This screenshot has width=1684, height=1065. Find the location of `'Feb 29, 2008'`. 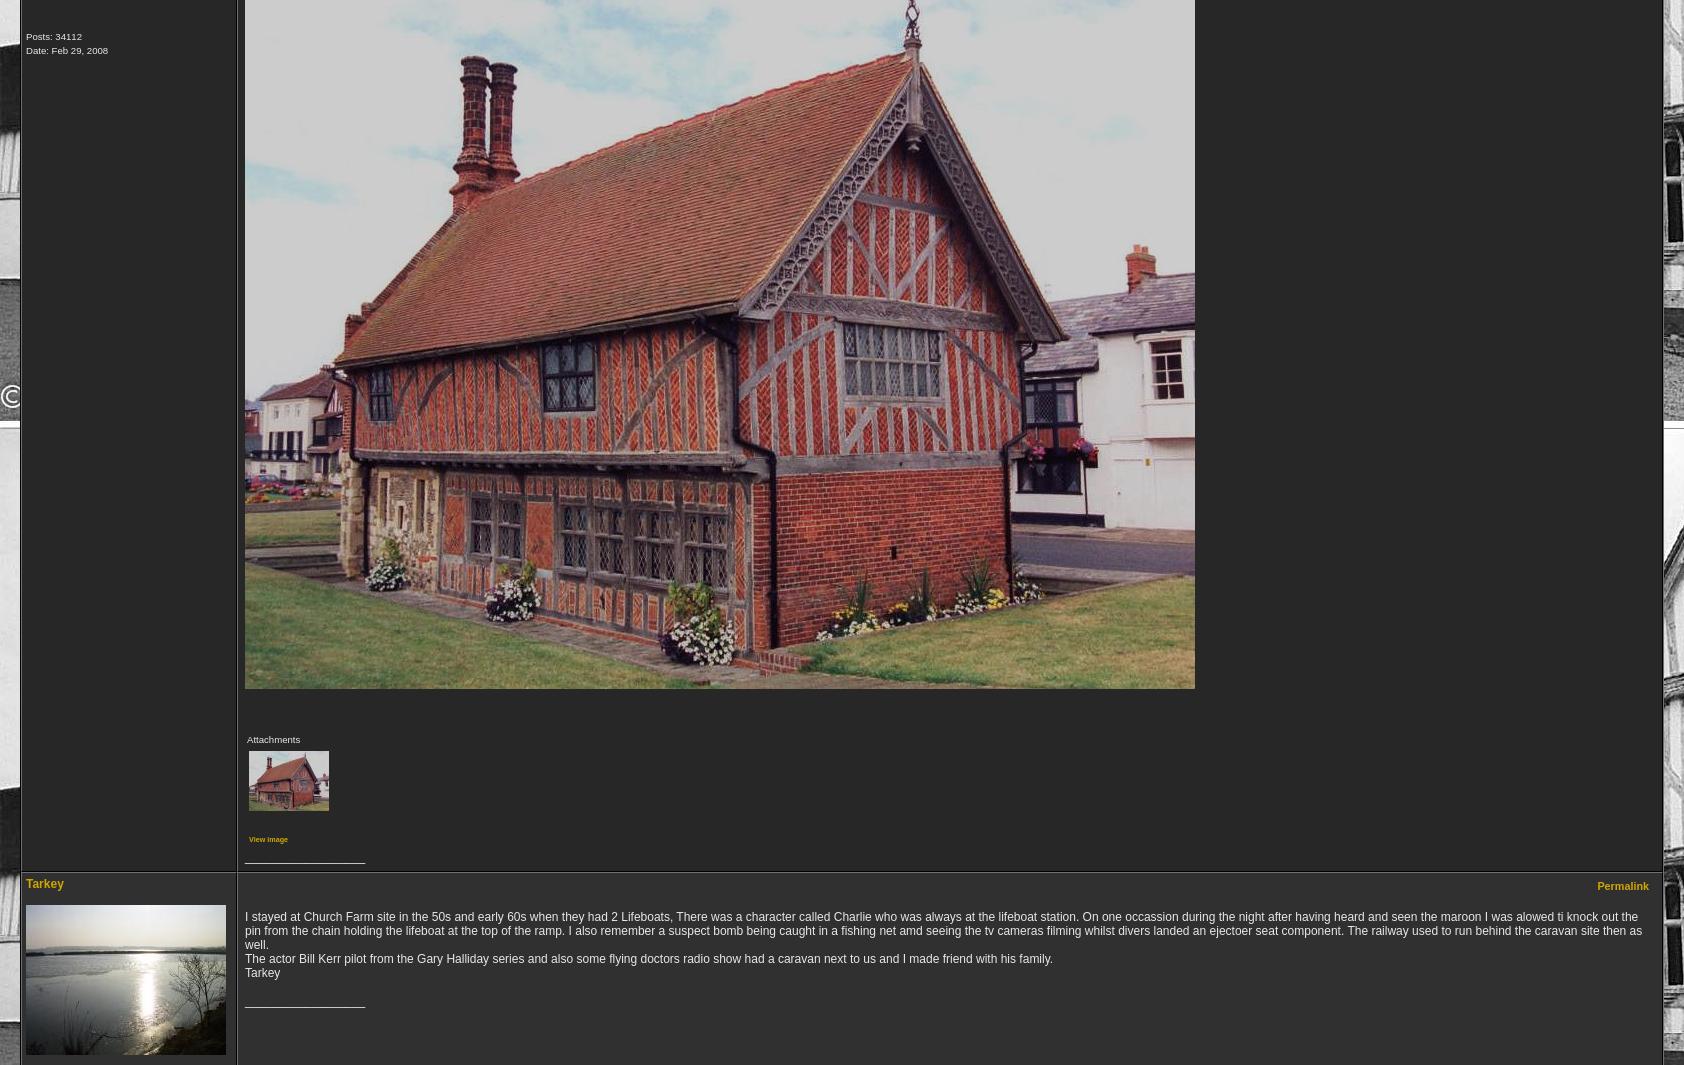

'Feb 29, 2008' is located at coordinates (78, 49).